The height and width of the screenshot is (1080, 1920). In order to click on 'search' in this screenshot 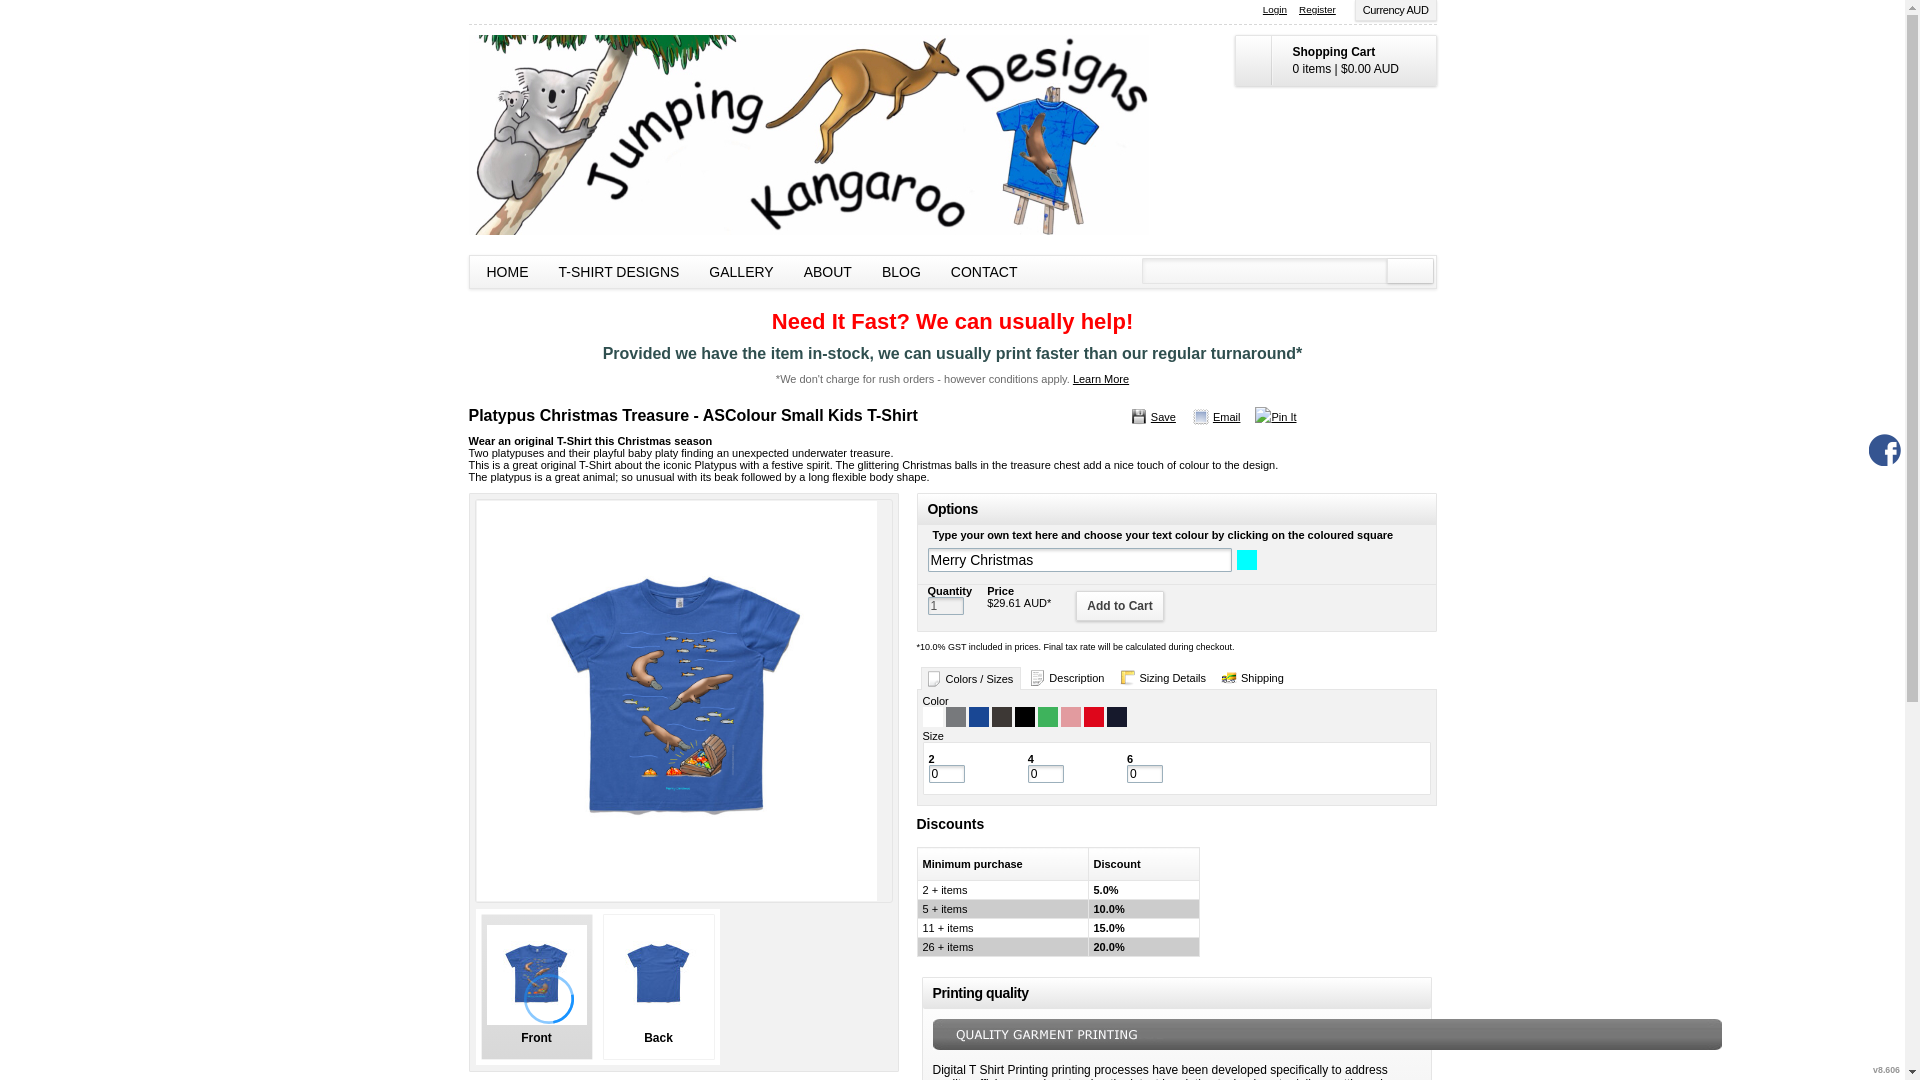, I will do `click(1408, 270)`.